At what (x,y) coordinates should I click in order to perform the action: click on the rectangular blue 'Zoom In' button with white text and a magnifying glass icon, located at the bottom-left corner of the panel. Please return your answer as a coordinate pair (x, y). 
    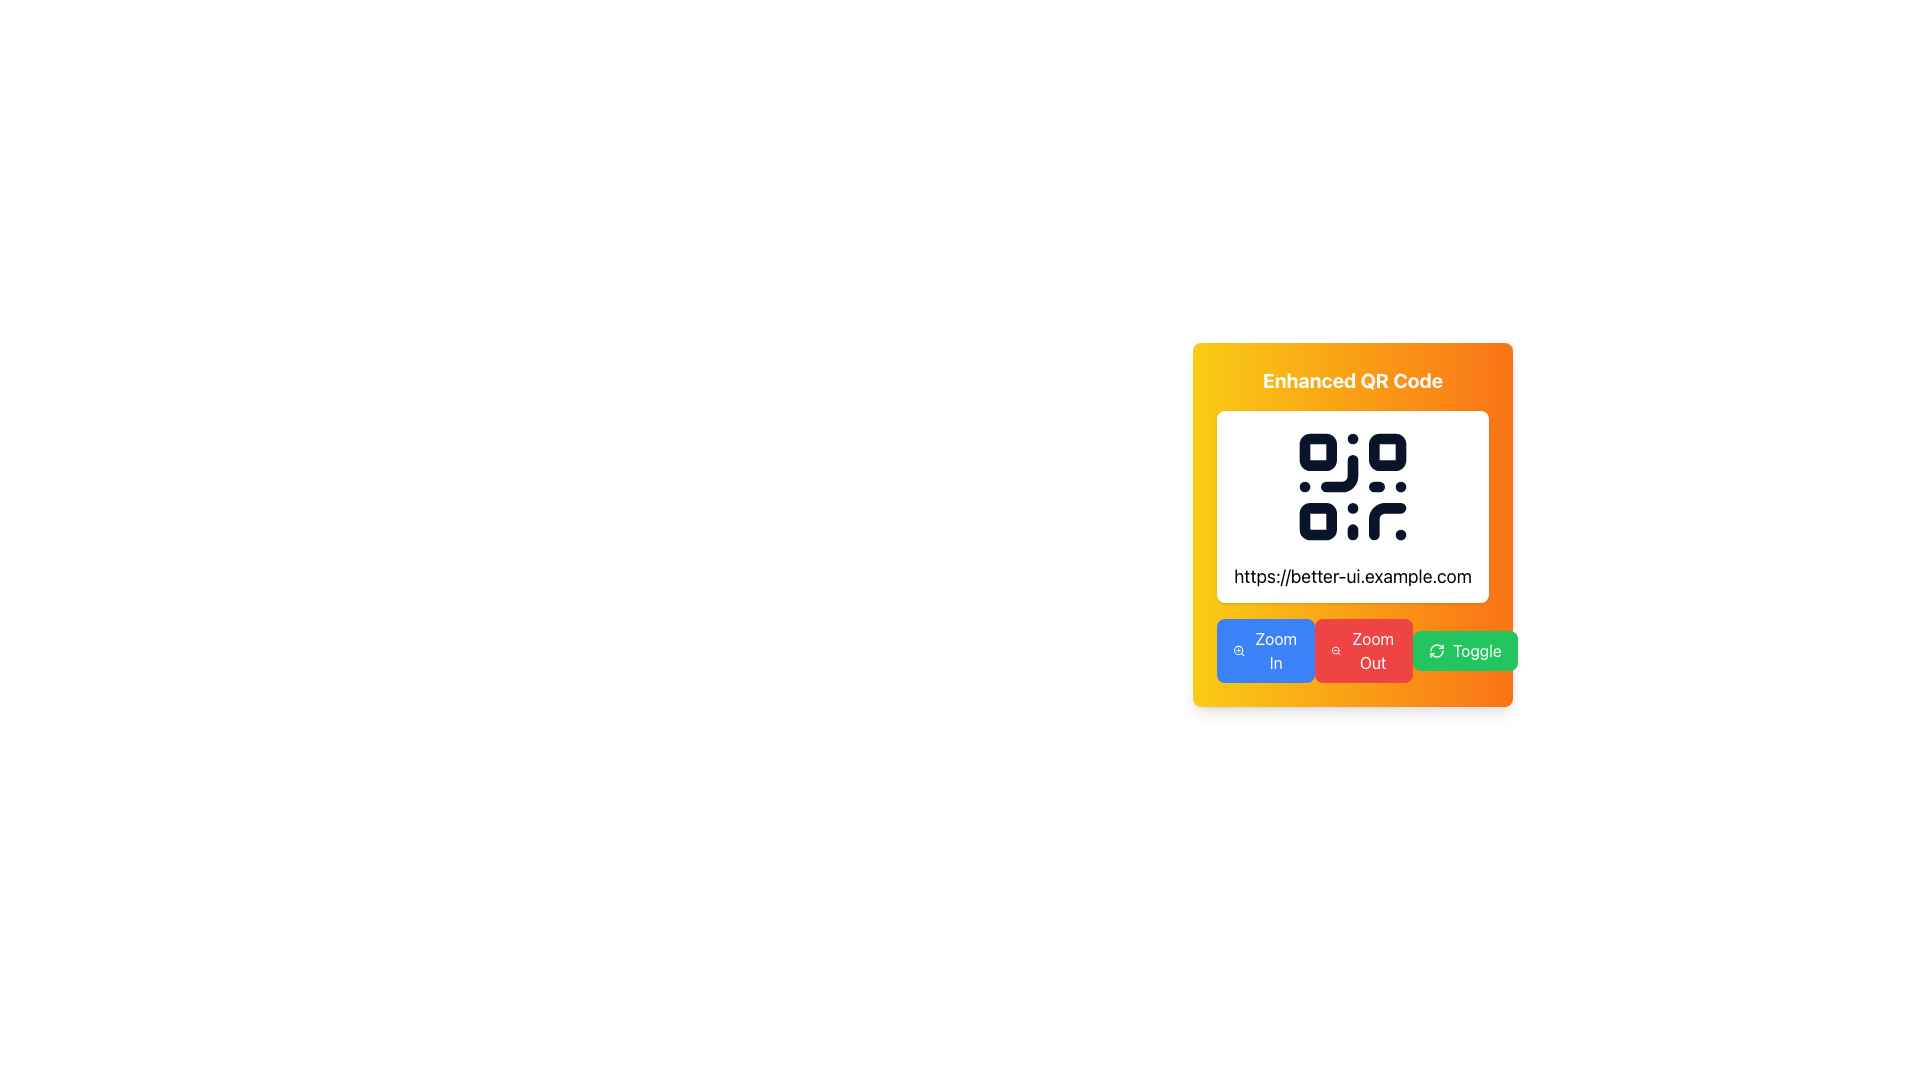
    Looking at the image, I should click on (1265, 651).